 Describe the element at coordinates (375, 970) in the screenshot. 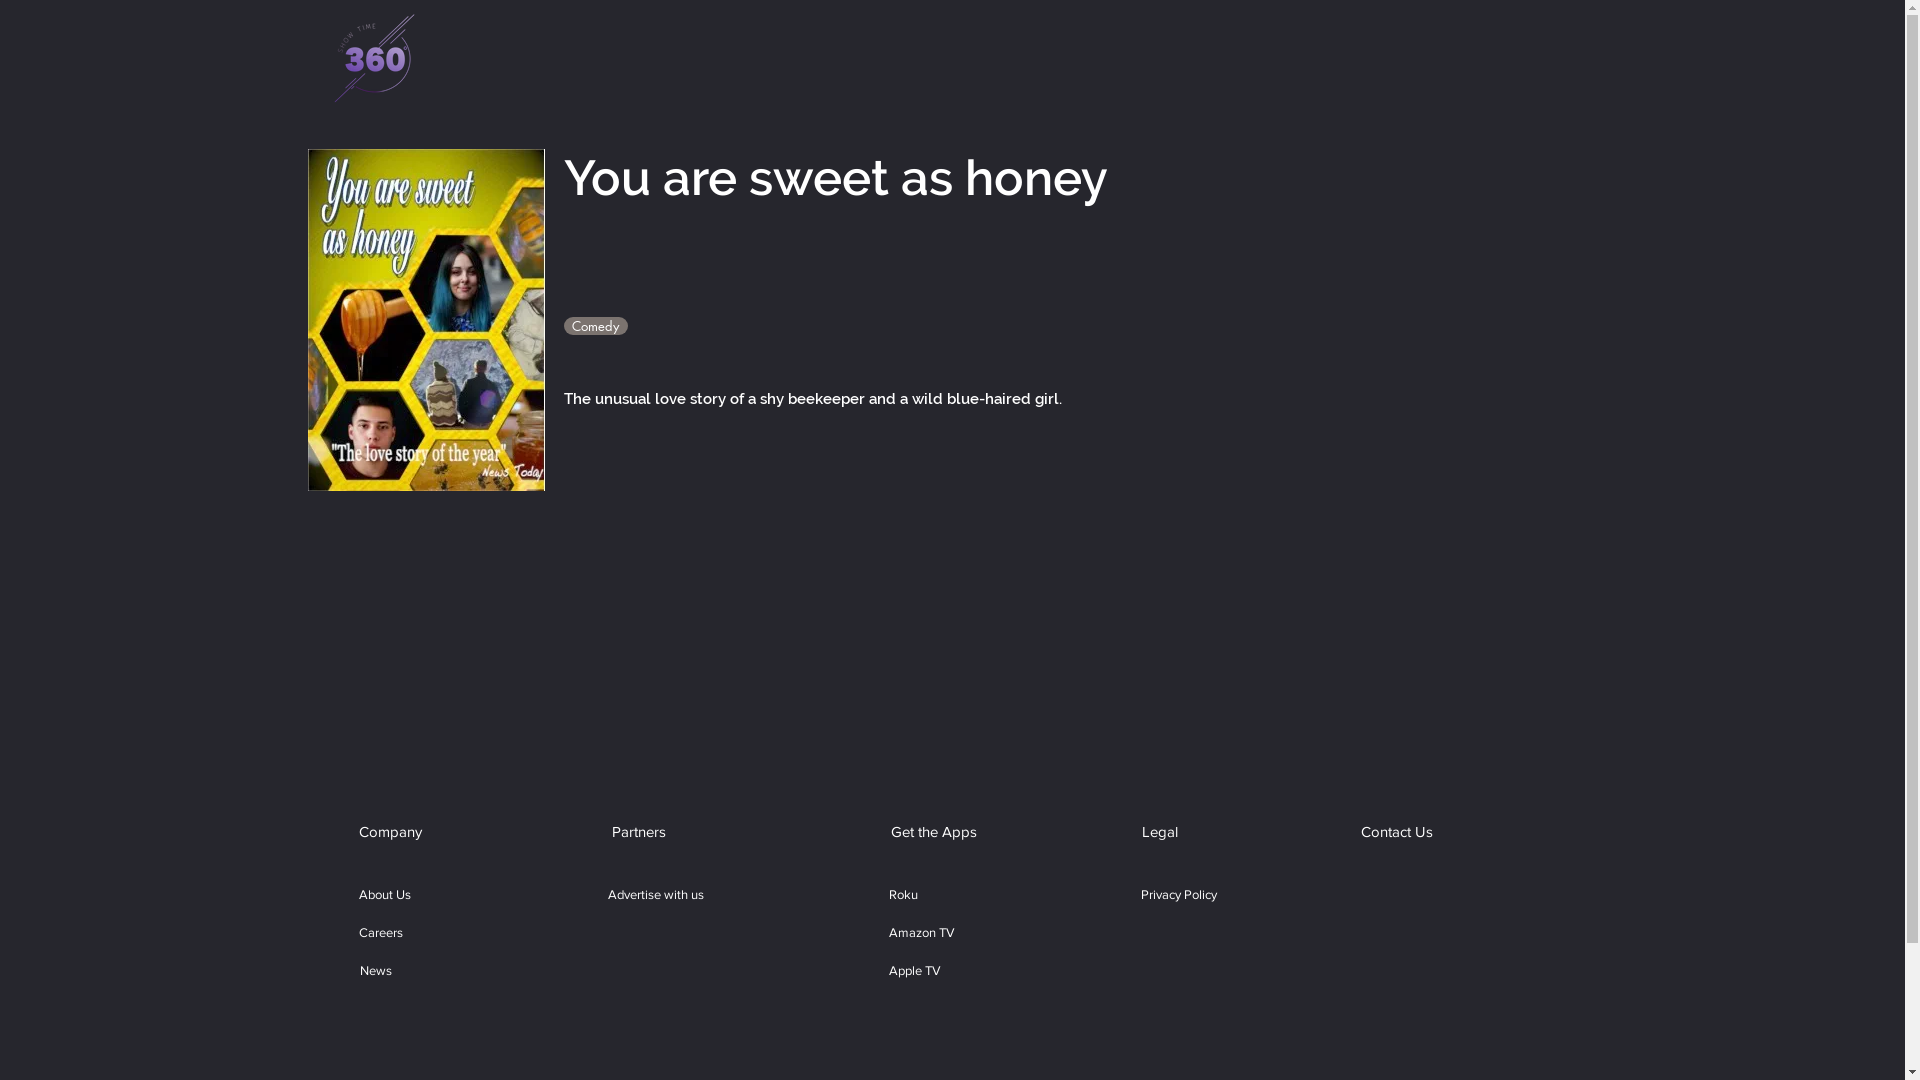

I see `'News'` at that location.